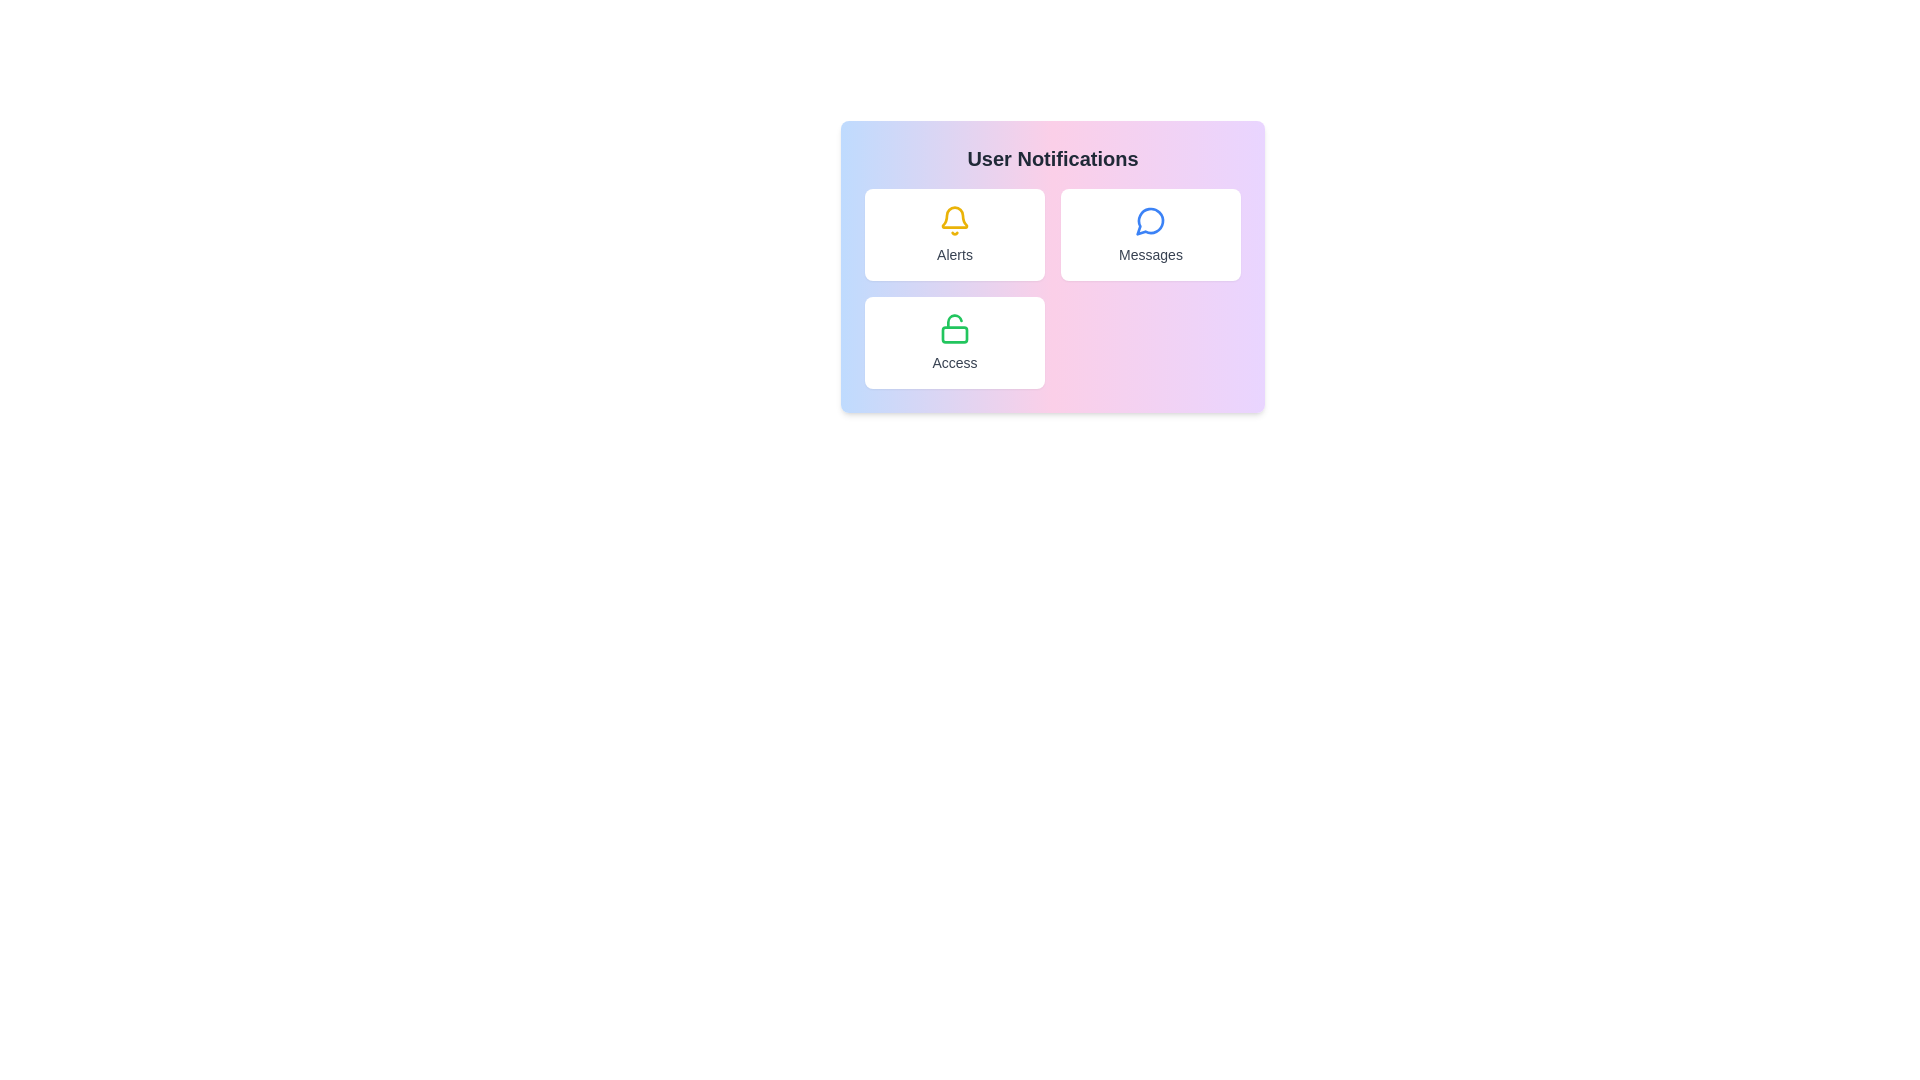  What do you see at coordinates (954, 362) in the screenshot?
I see `the text label displaying the word 'Access' located within the lower middle part of the white card in the 'User Notifications' panel` at bounding box center [954, 362].